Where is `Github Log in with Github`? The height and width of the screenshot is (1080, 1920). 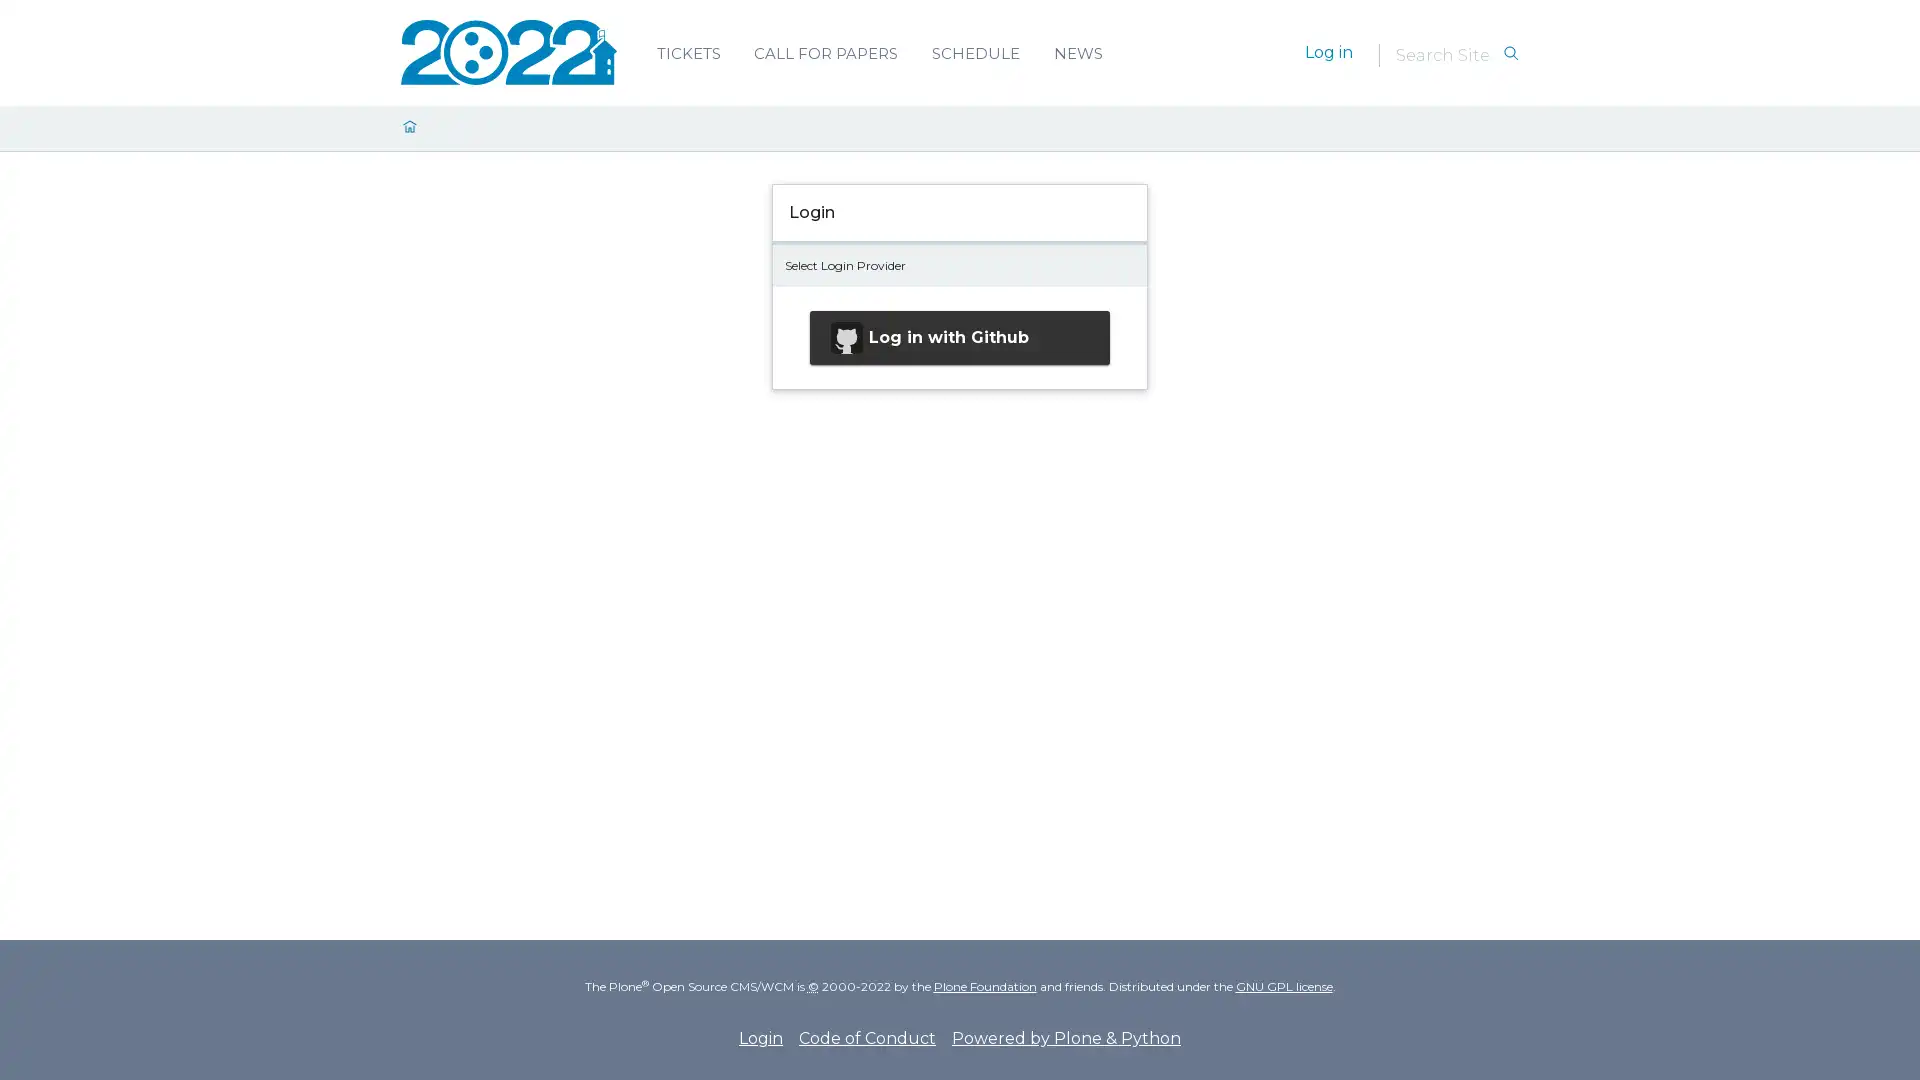 Github Log in with Github is located at coordinates (960, 335).